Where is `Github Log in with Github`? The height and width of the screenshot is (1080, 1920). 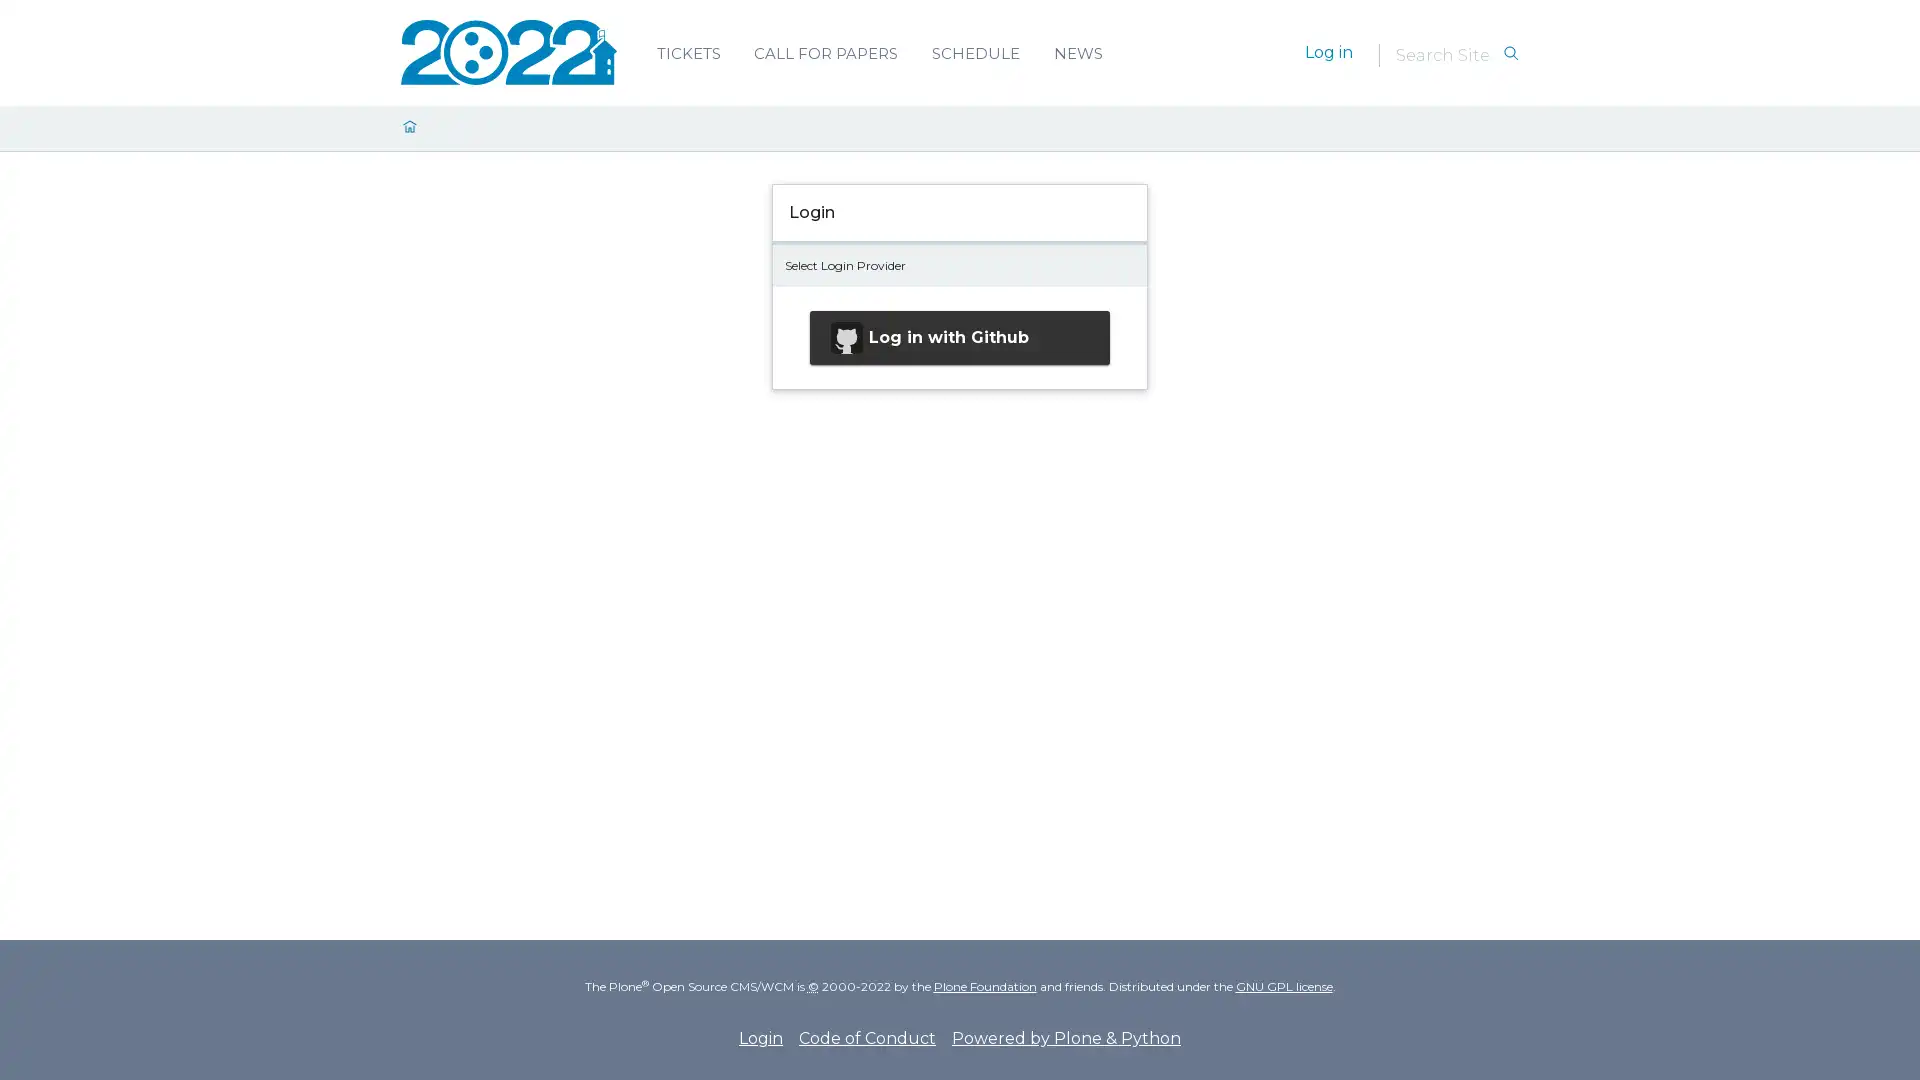 Github Log in with Github is located at coordinates (960, 335).